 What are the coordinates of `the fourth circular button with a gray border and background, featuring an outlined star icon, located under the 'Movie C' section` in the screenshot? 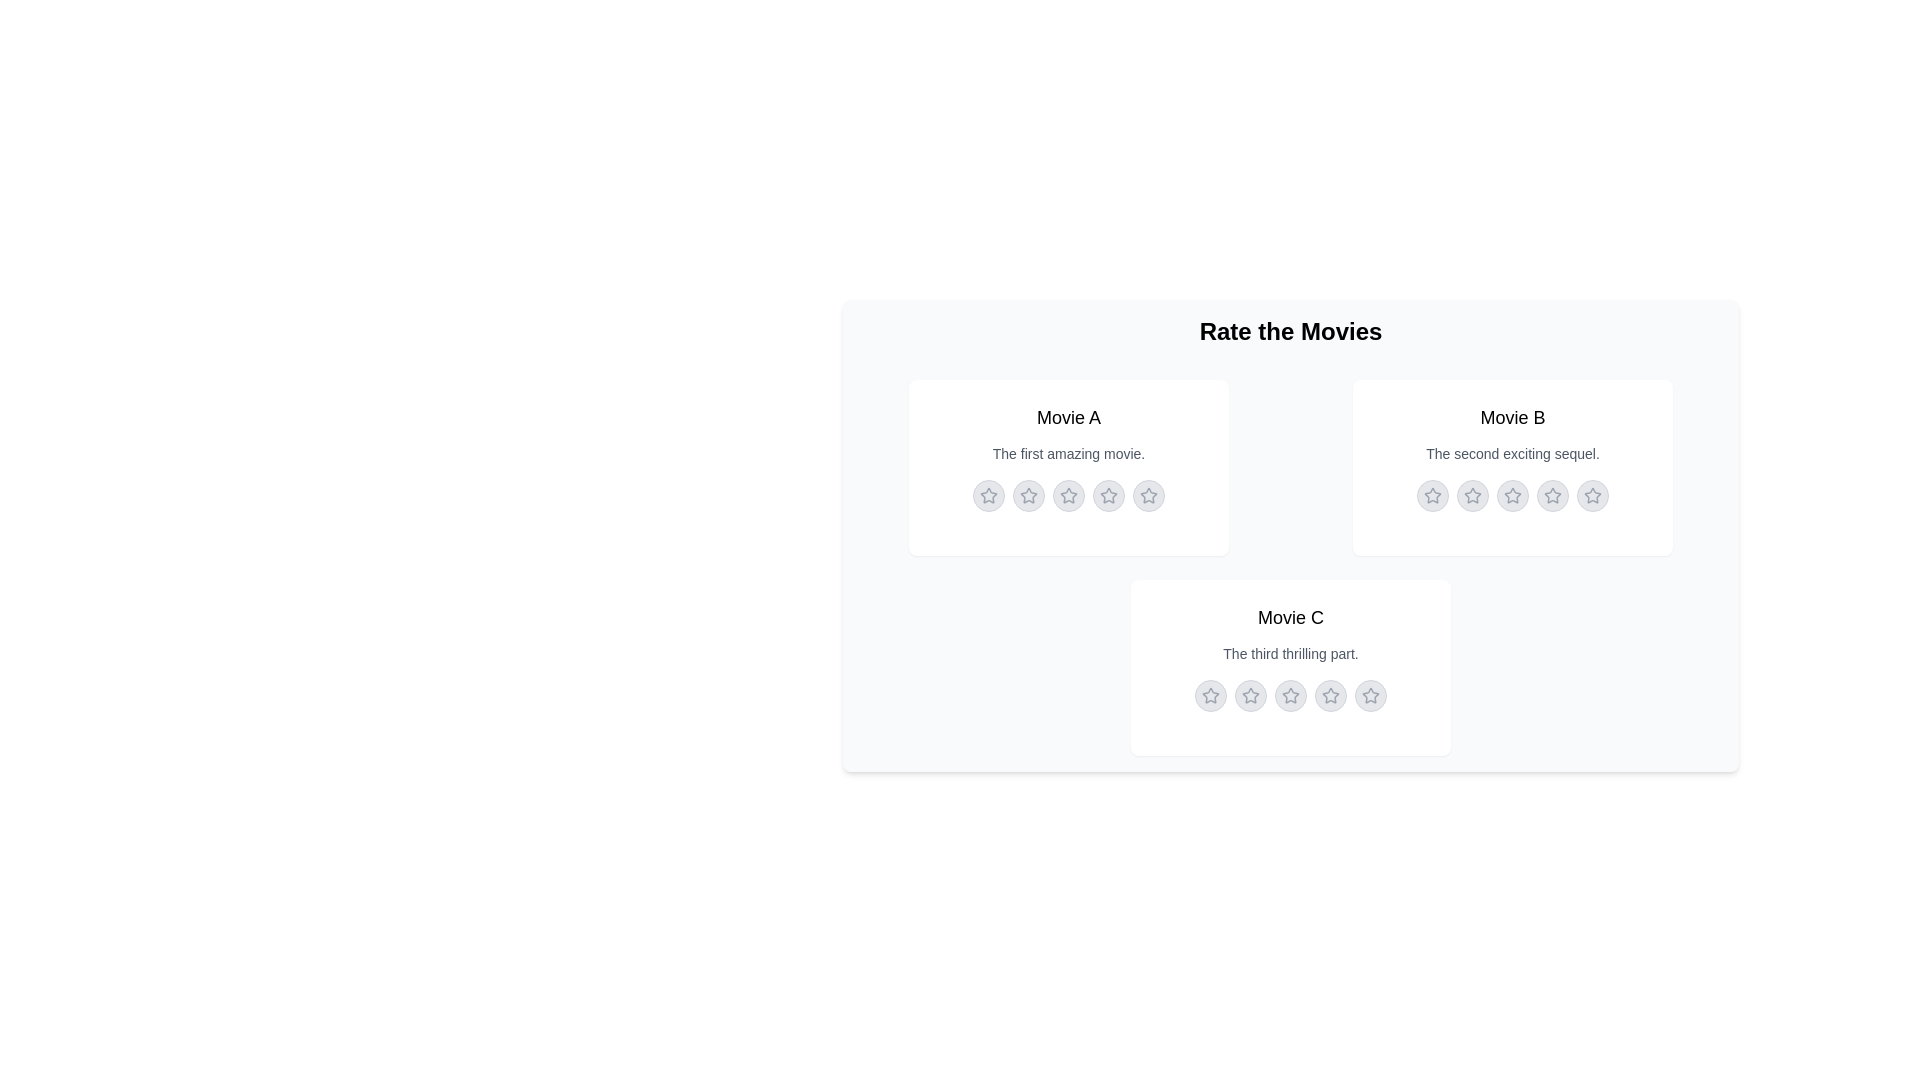 It's located at (1330, 694).